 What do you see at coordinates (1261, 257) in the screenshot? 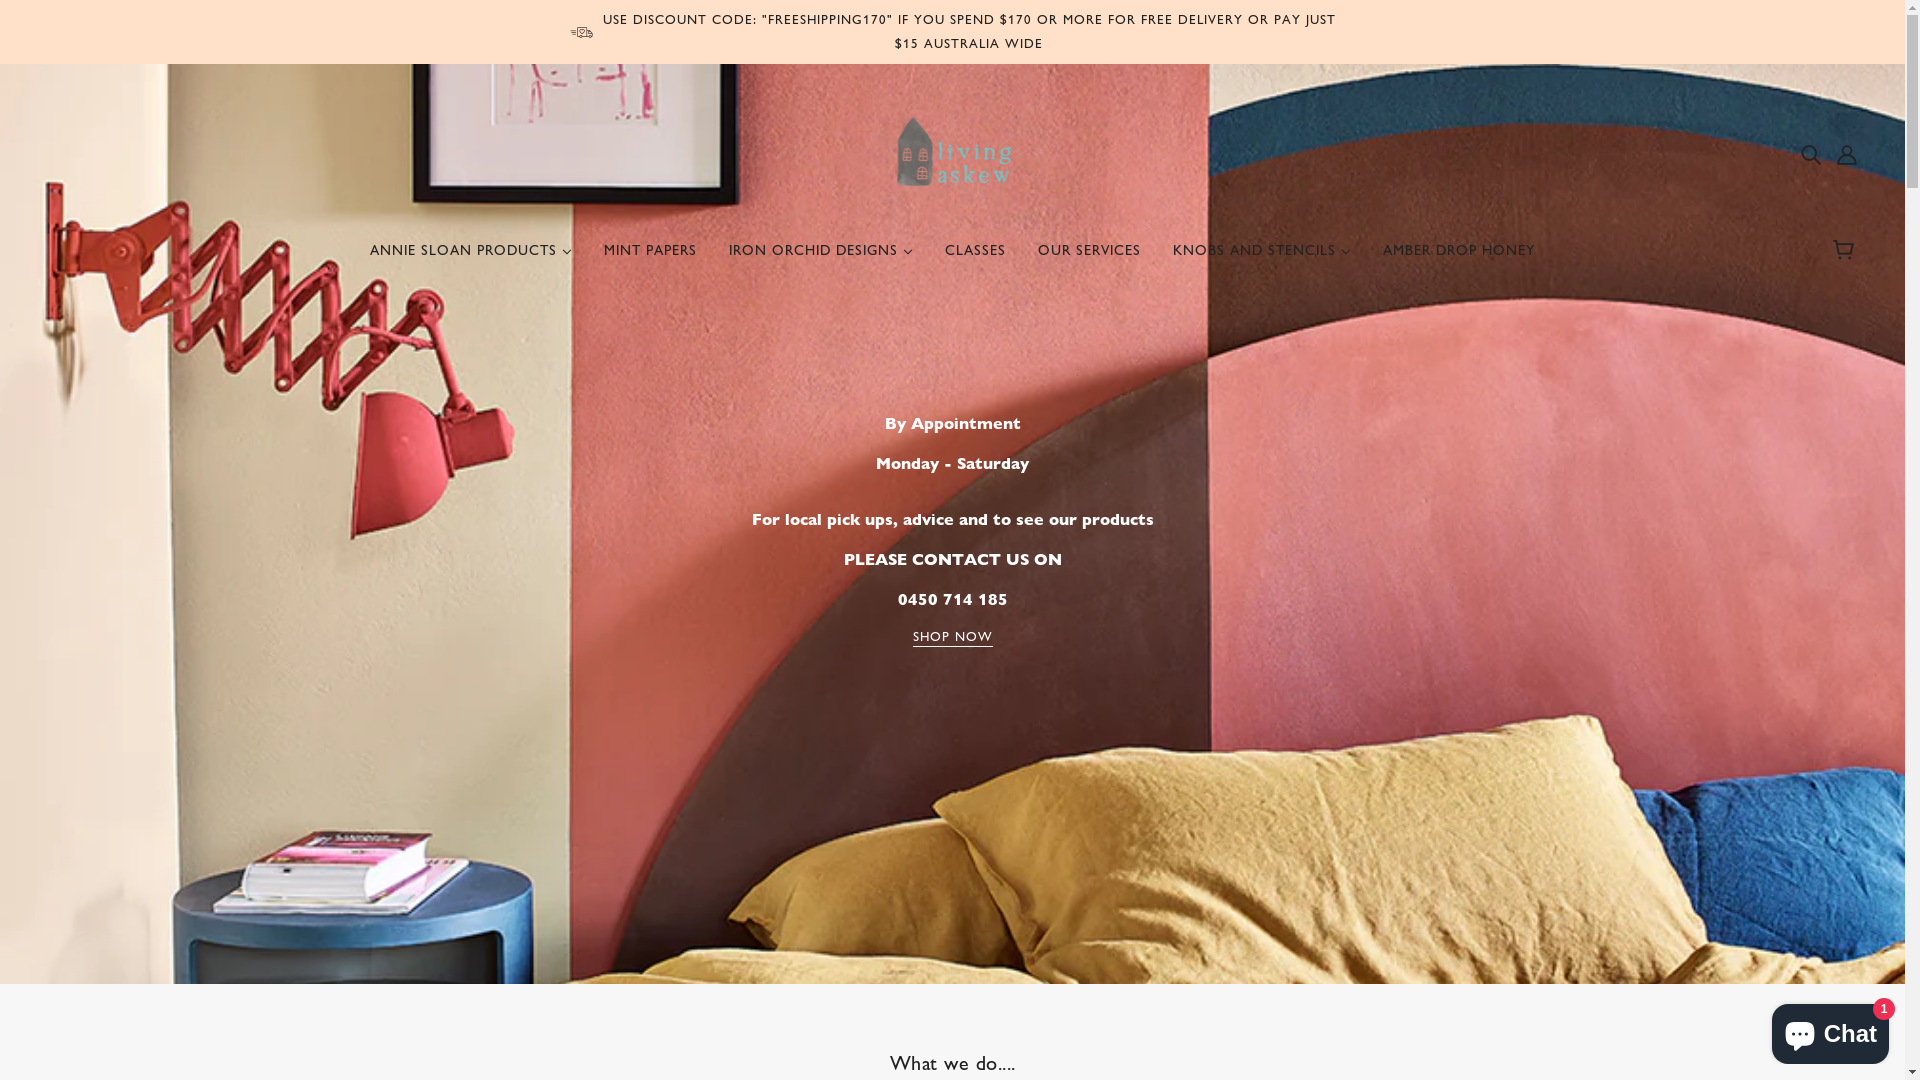
I see `'KNOBS AND STENCILS'` at bounding box center [1261, 257].